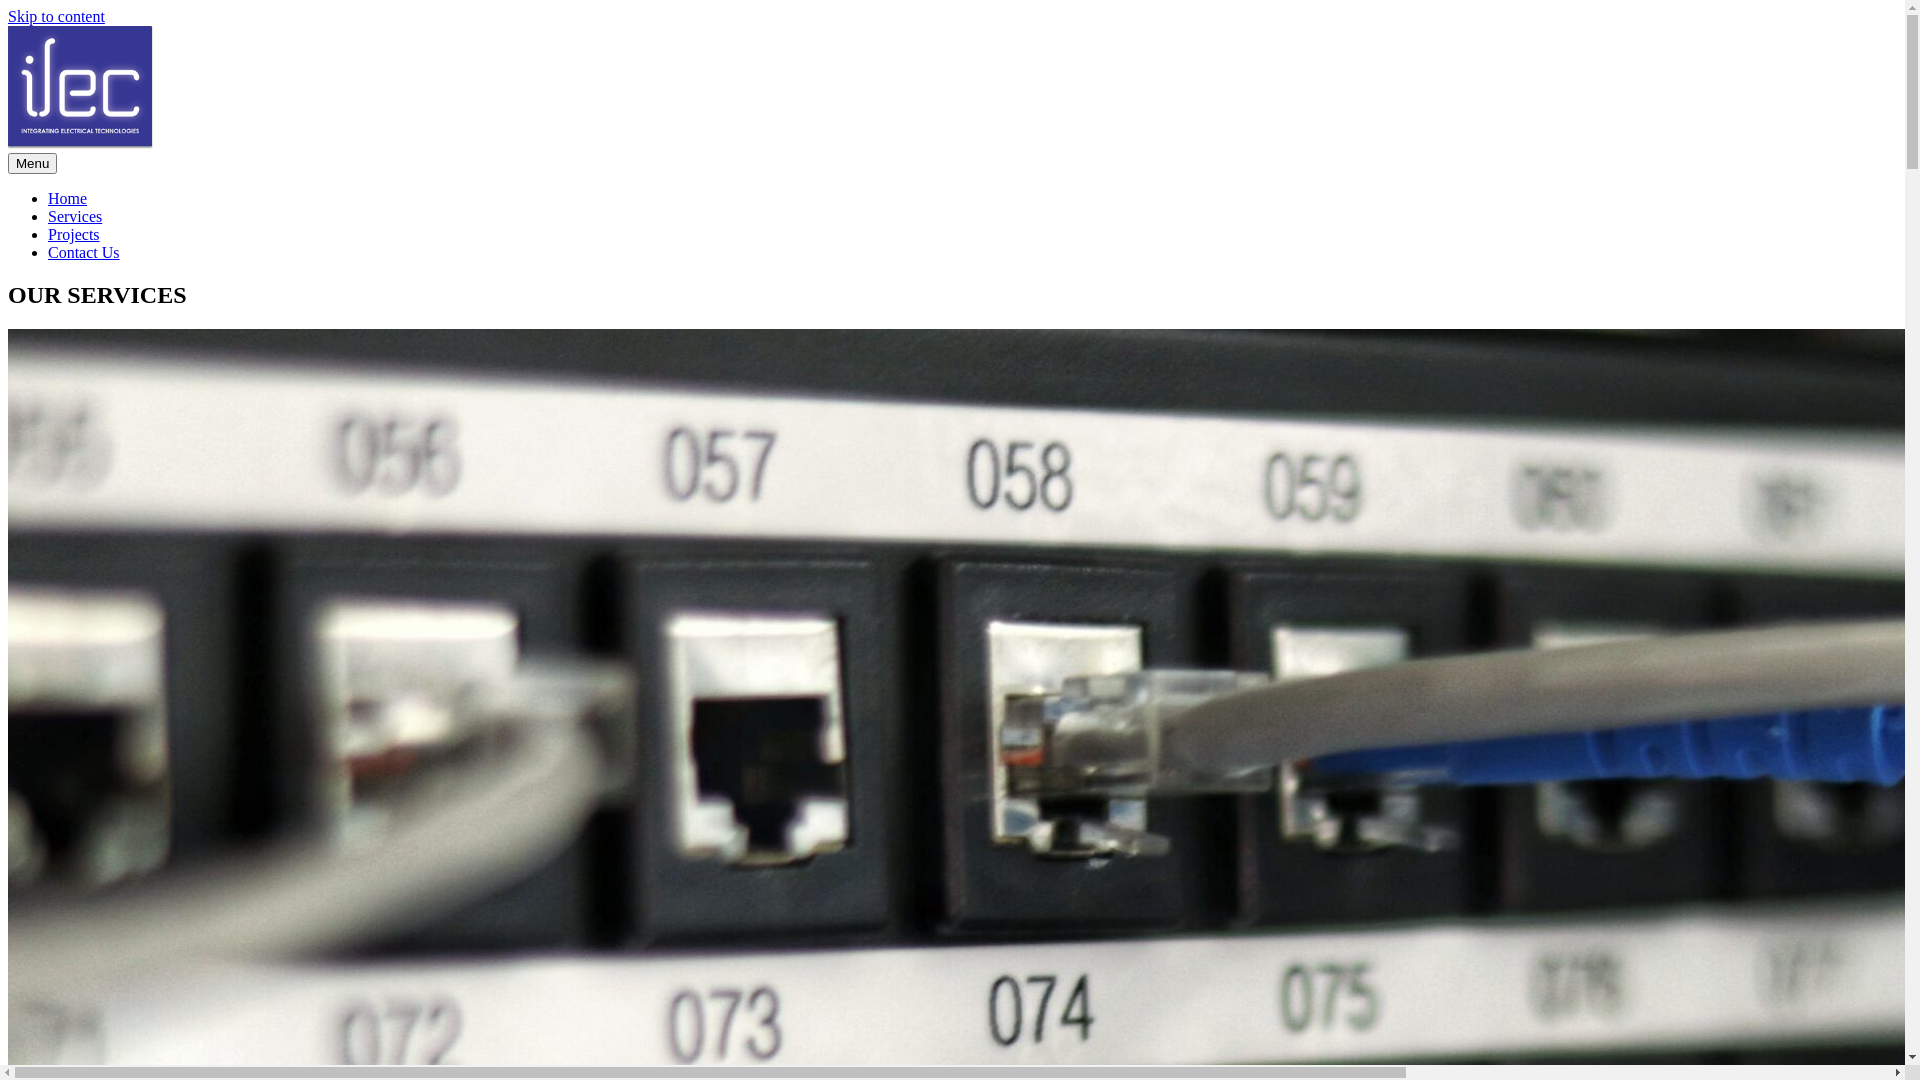 This screenshot has height=1080, width=1920. I want to click on 'Menu', so click(32, 162).